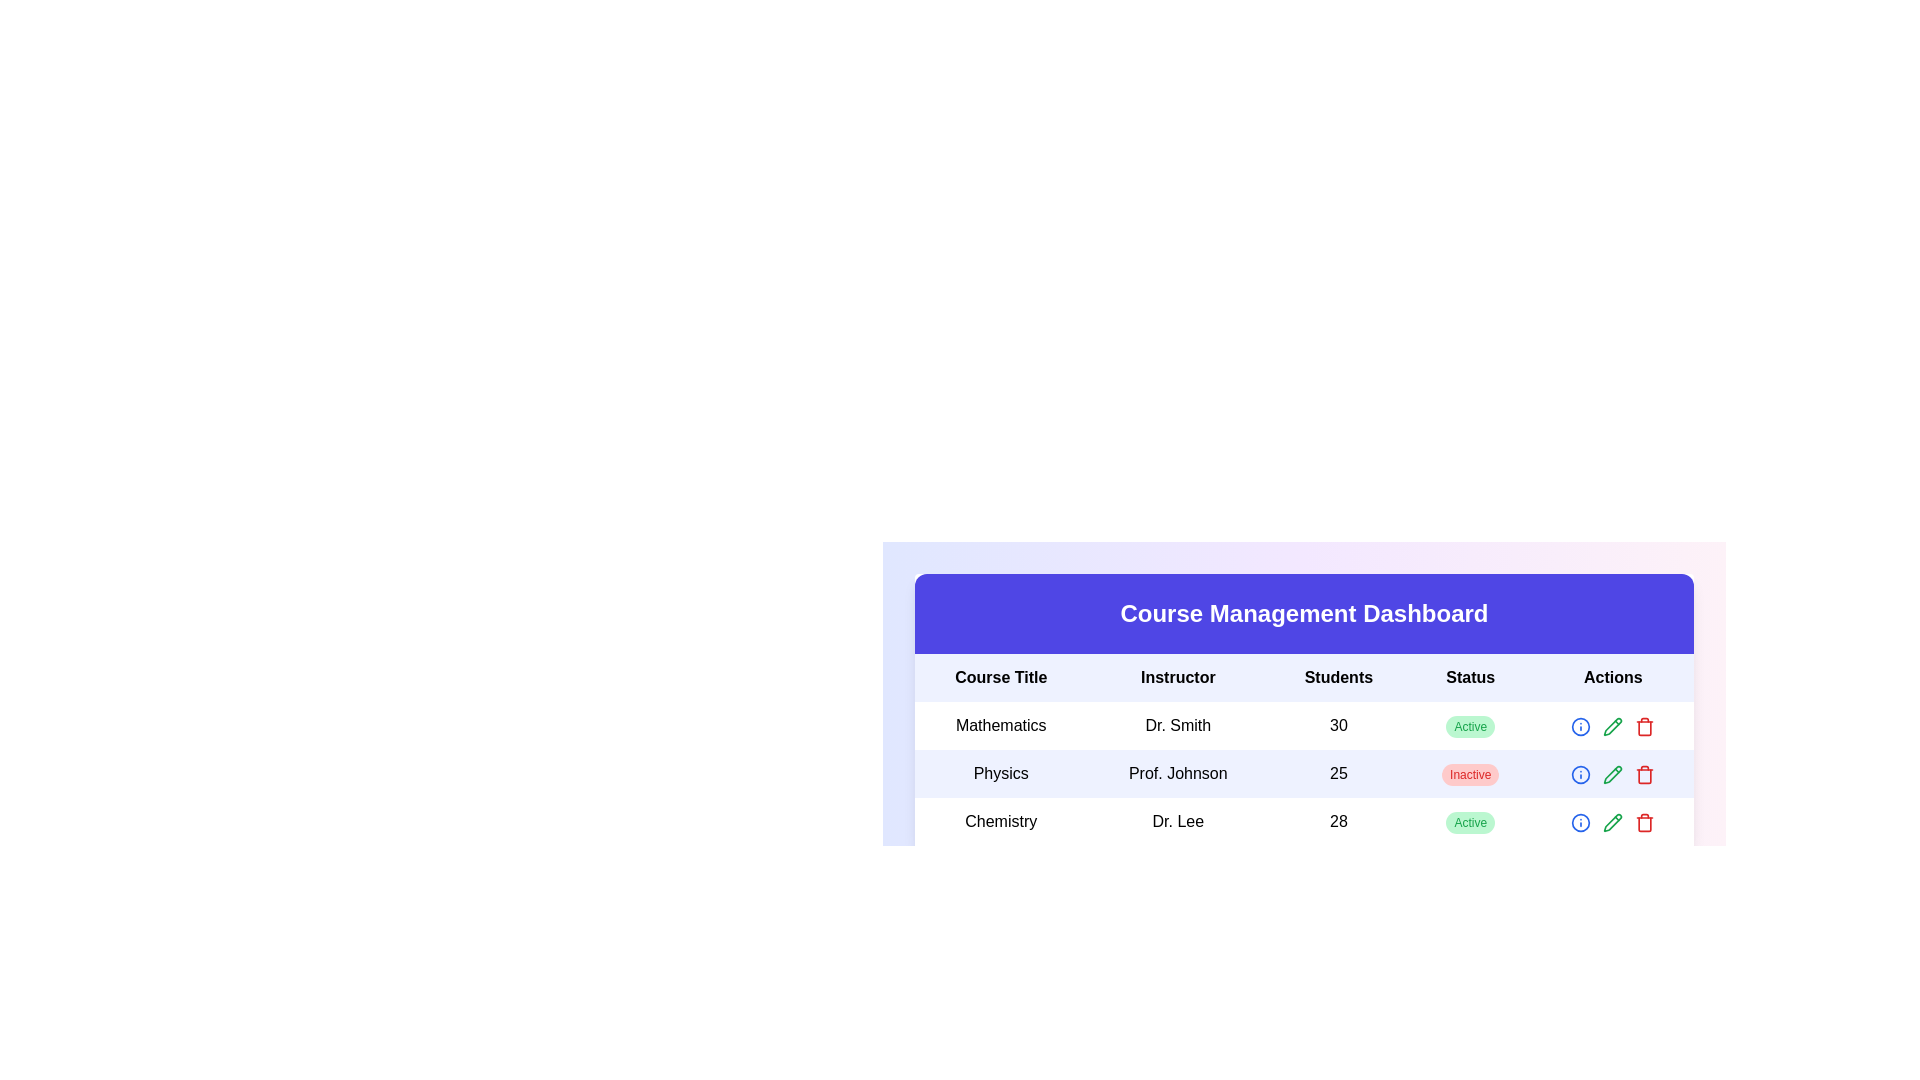 The image size is (1920, 1080). I want to click on the green pencil icon in the 'Actions' column of the second row, which represents the edit action for the row labeled 'Physics' with instructor 'Prof. Johnson', so click(1613, 725).